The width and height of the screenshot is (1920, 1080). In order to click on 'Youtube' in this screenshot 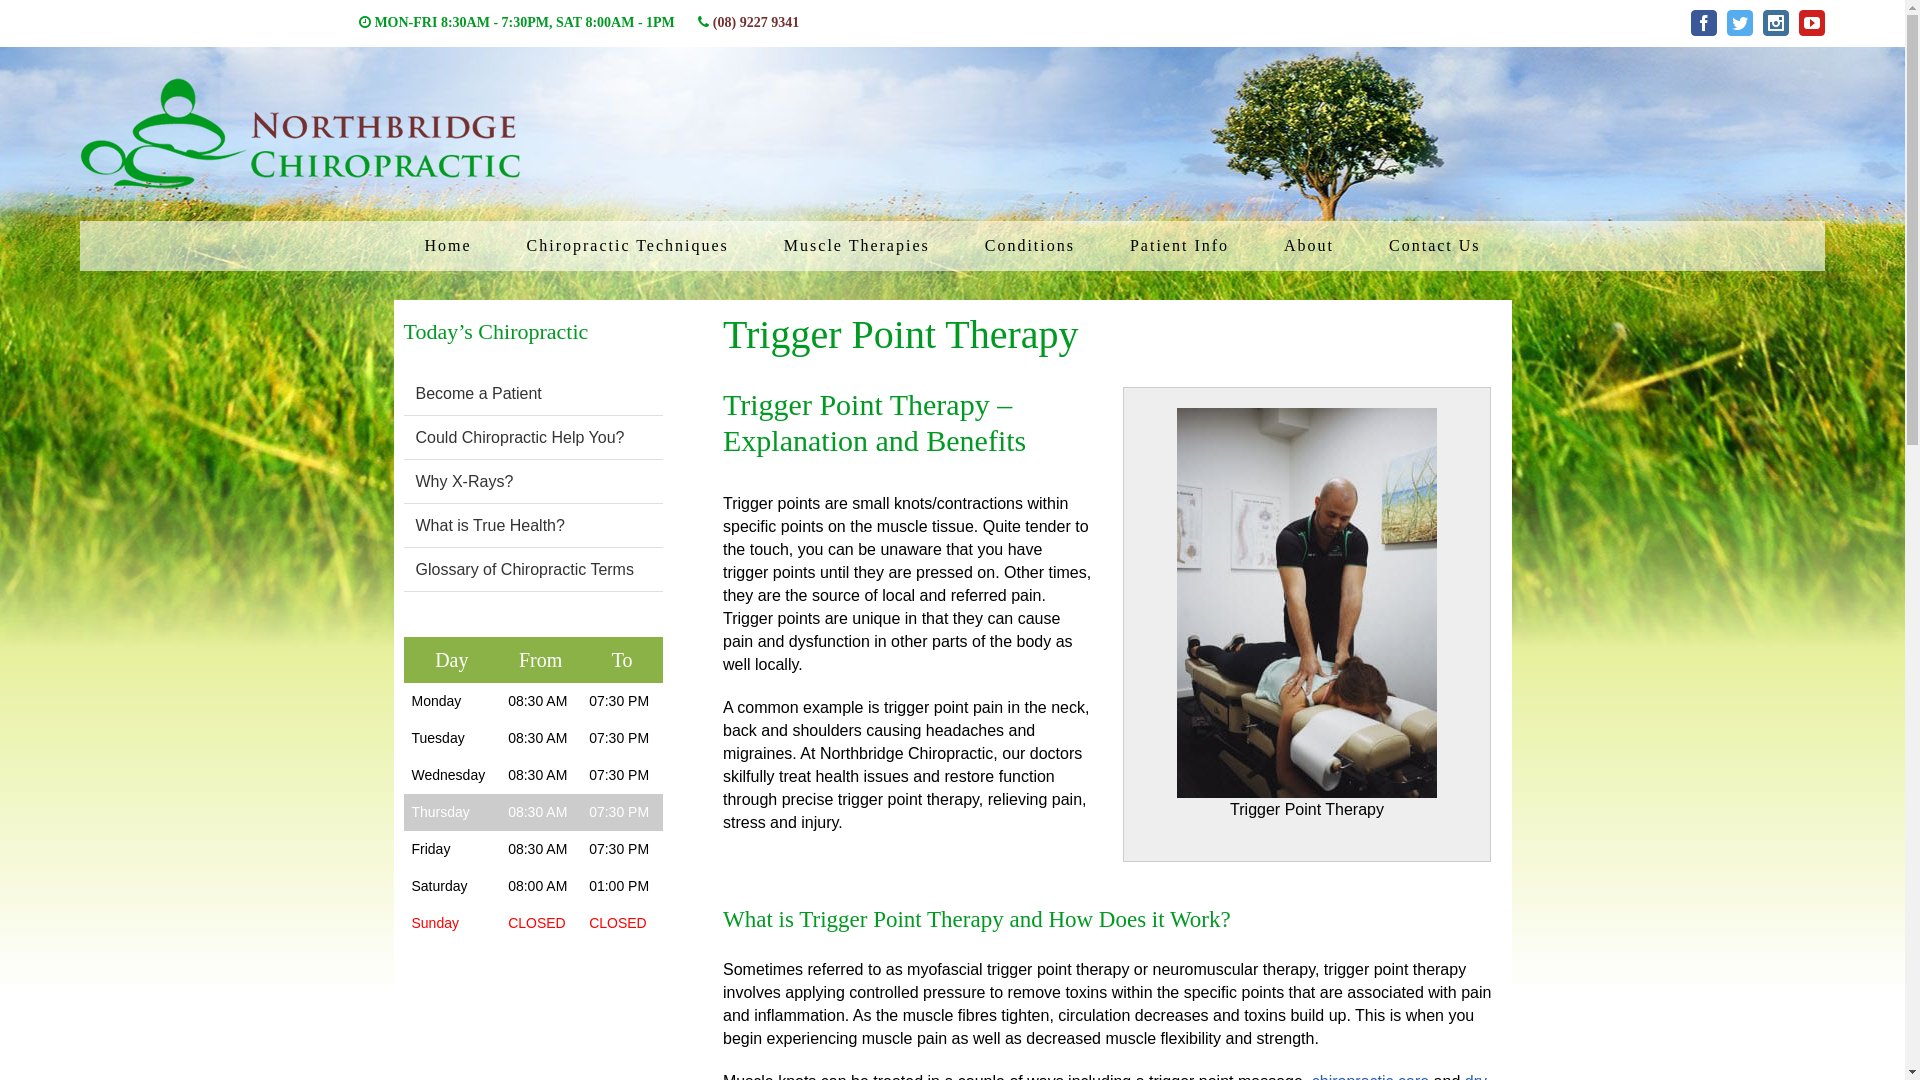, I will do `click(1812, 23)`.